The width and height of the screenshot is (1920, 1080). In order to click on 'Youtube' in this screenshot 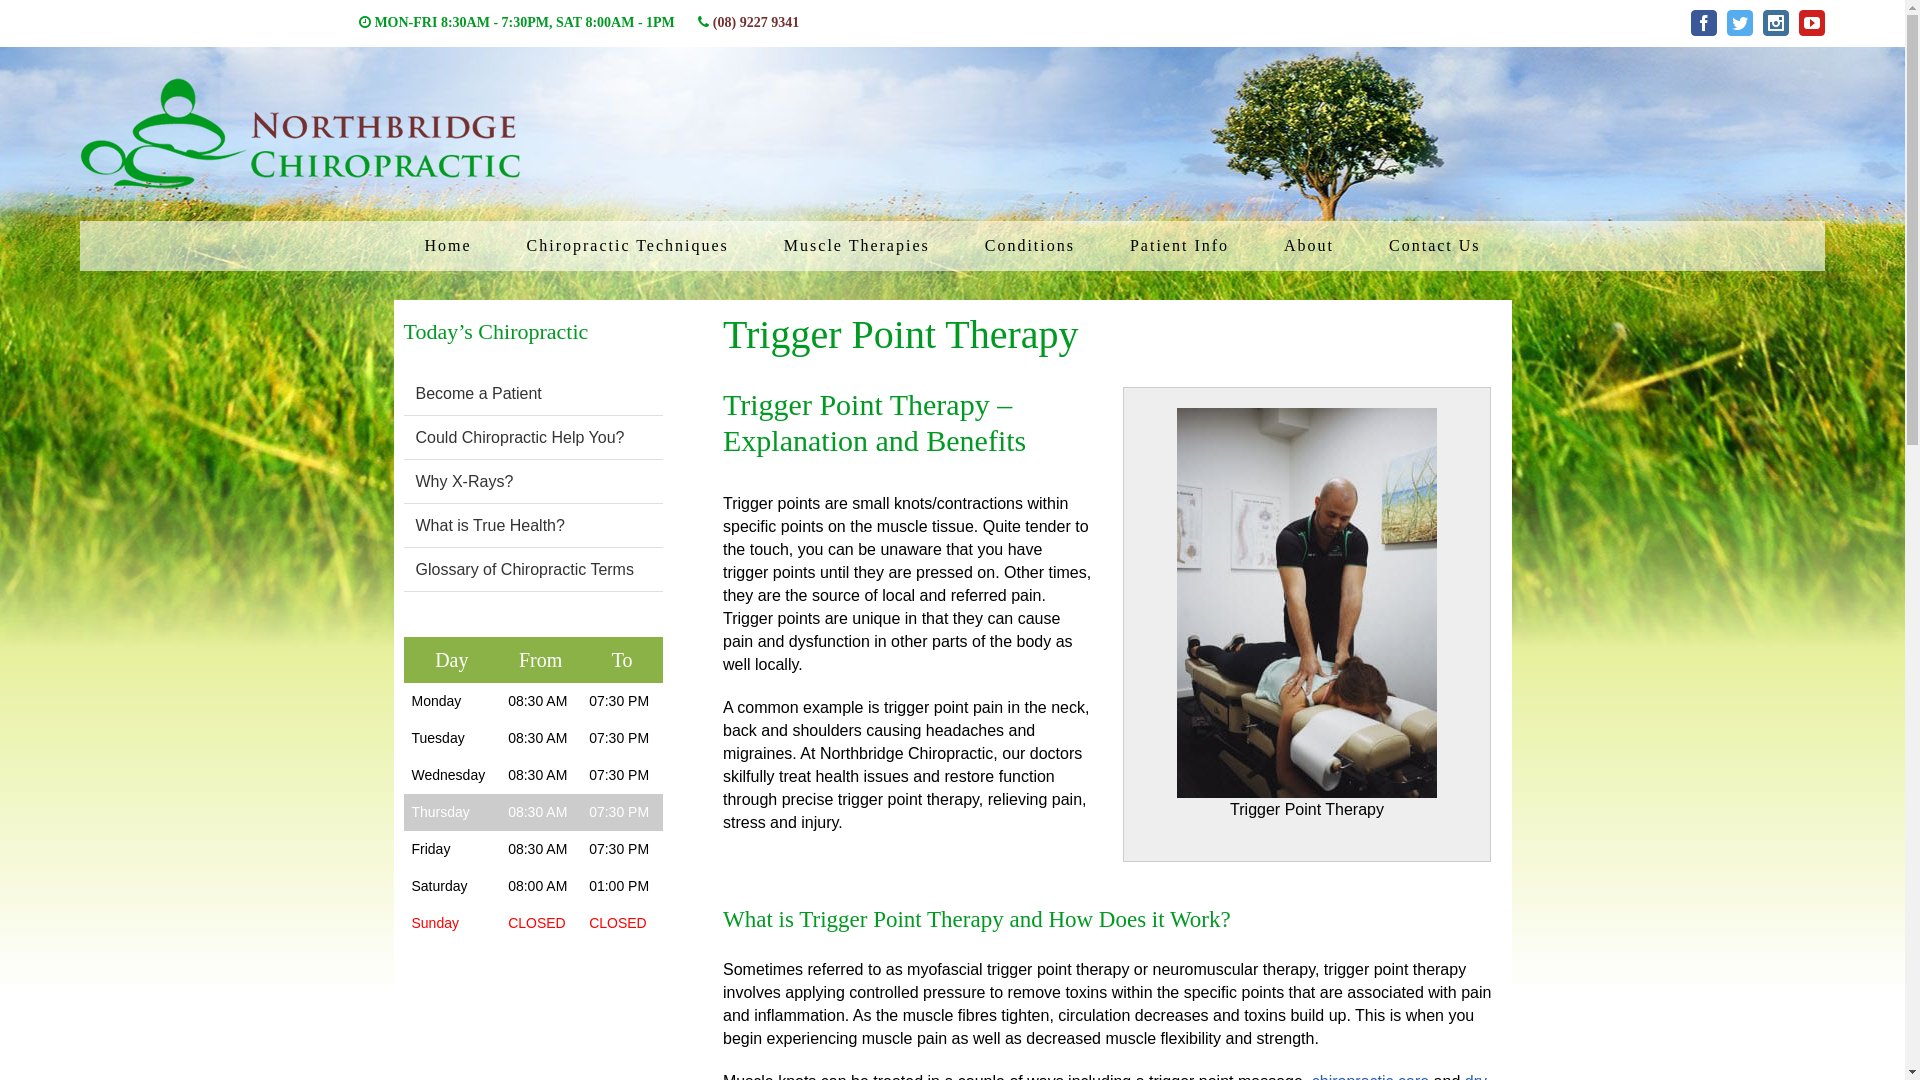, I will do `click(1812, 23)`.